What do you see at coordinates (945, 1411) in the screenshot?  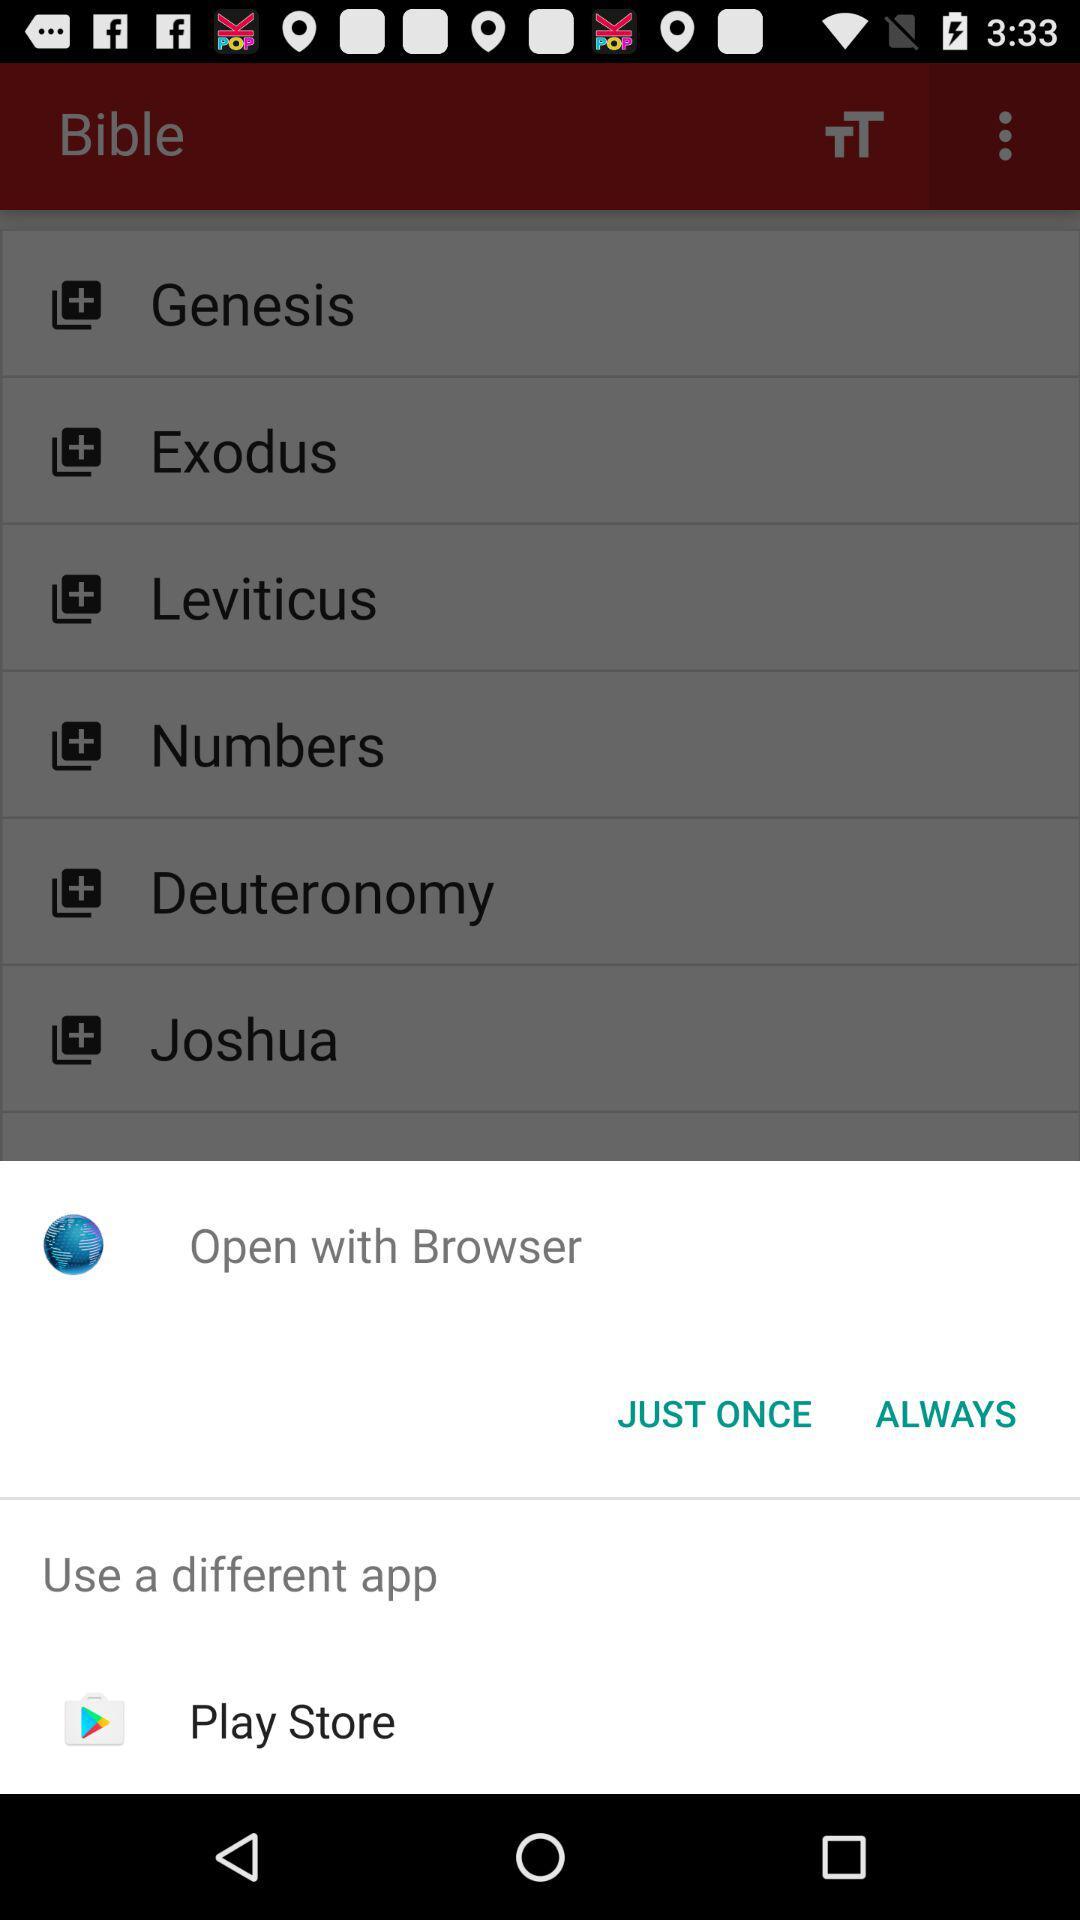 I see `always button` at bounding box center [945, 1411].